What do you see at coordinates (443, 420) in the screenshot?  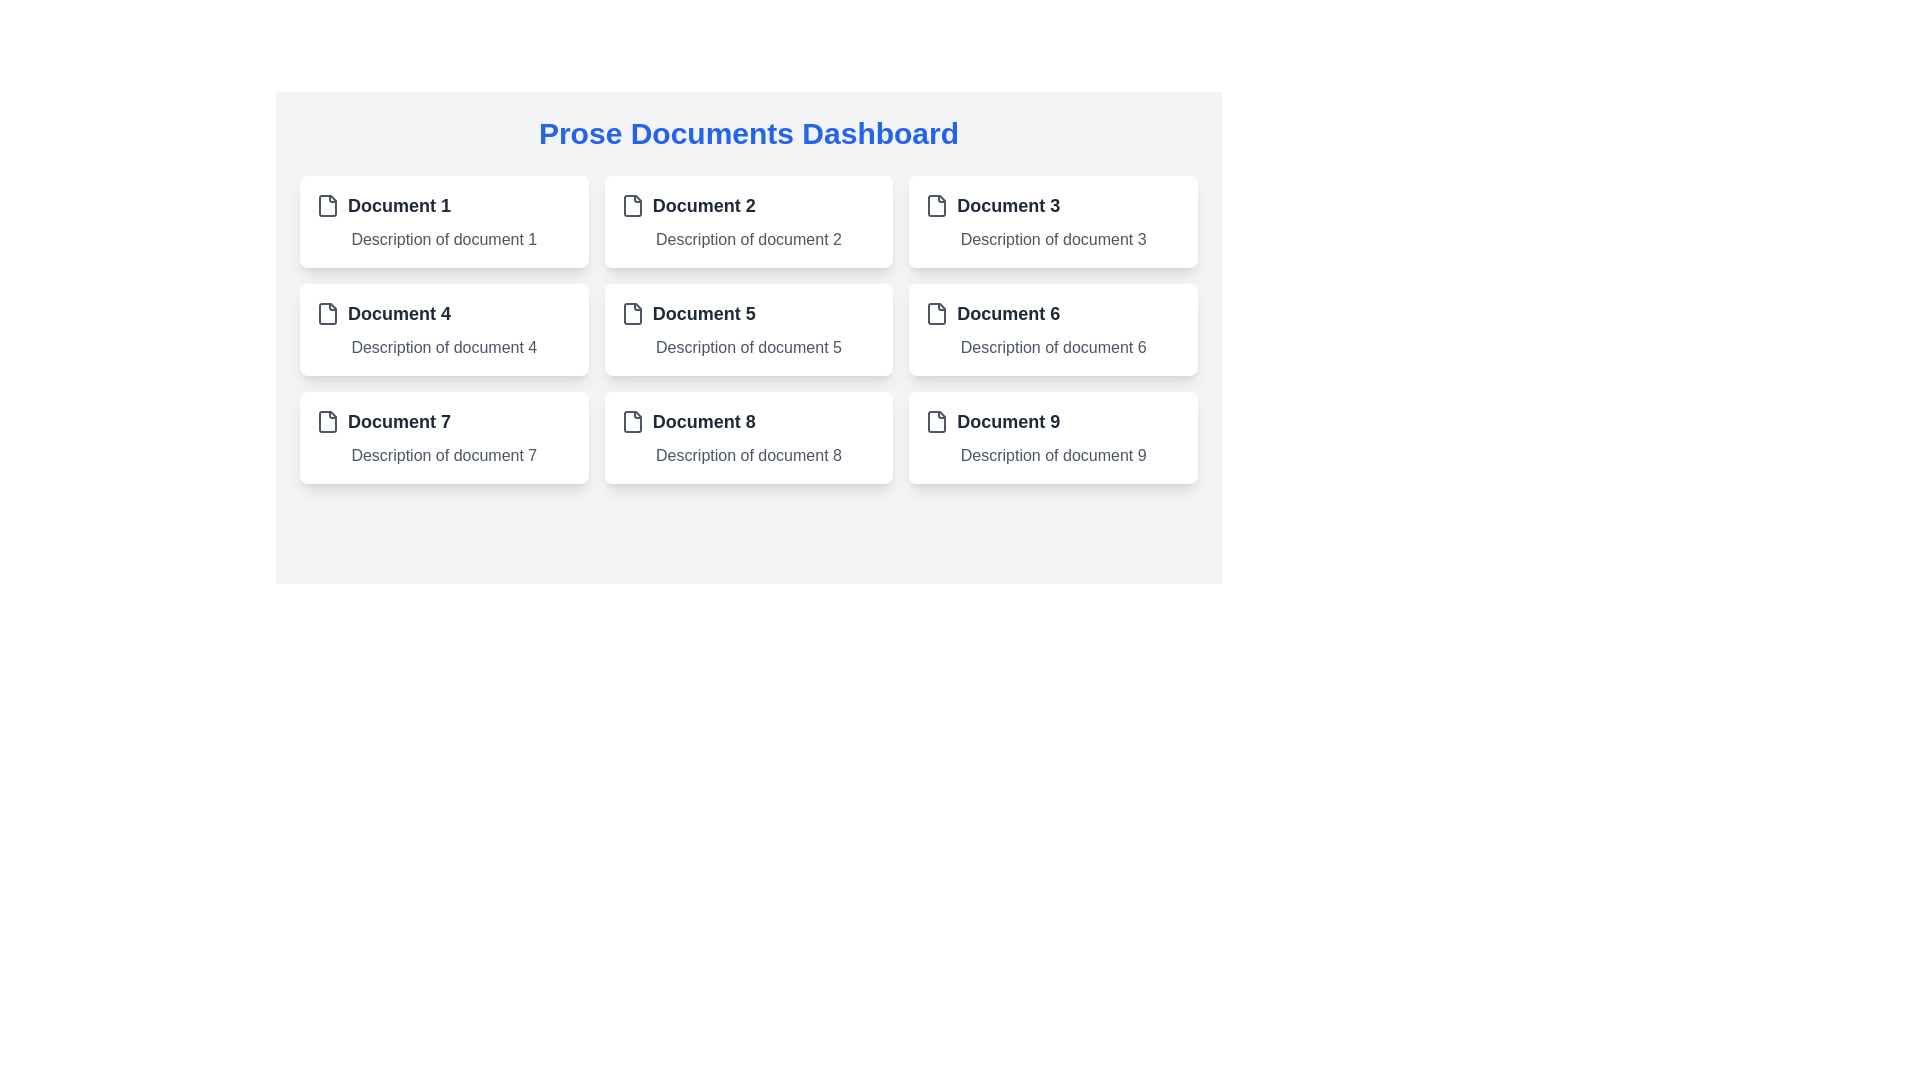 I see `document title displayed as text at the top-left corner of the card, which is aligned with the document icon to its left` at bounding box center [443, 420].